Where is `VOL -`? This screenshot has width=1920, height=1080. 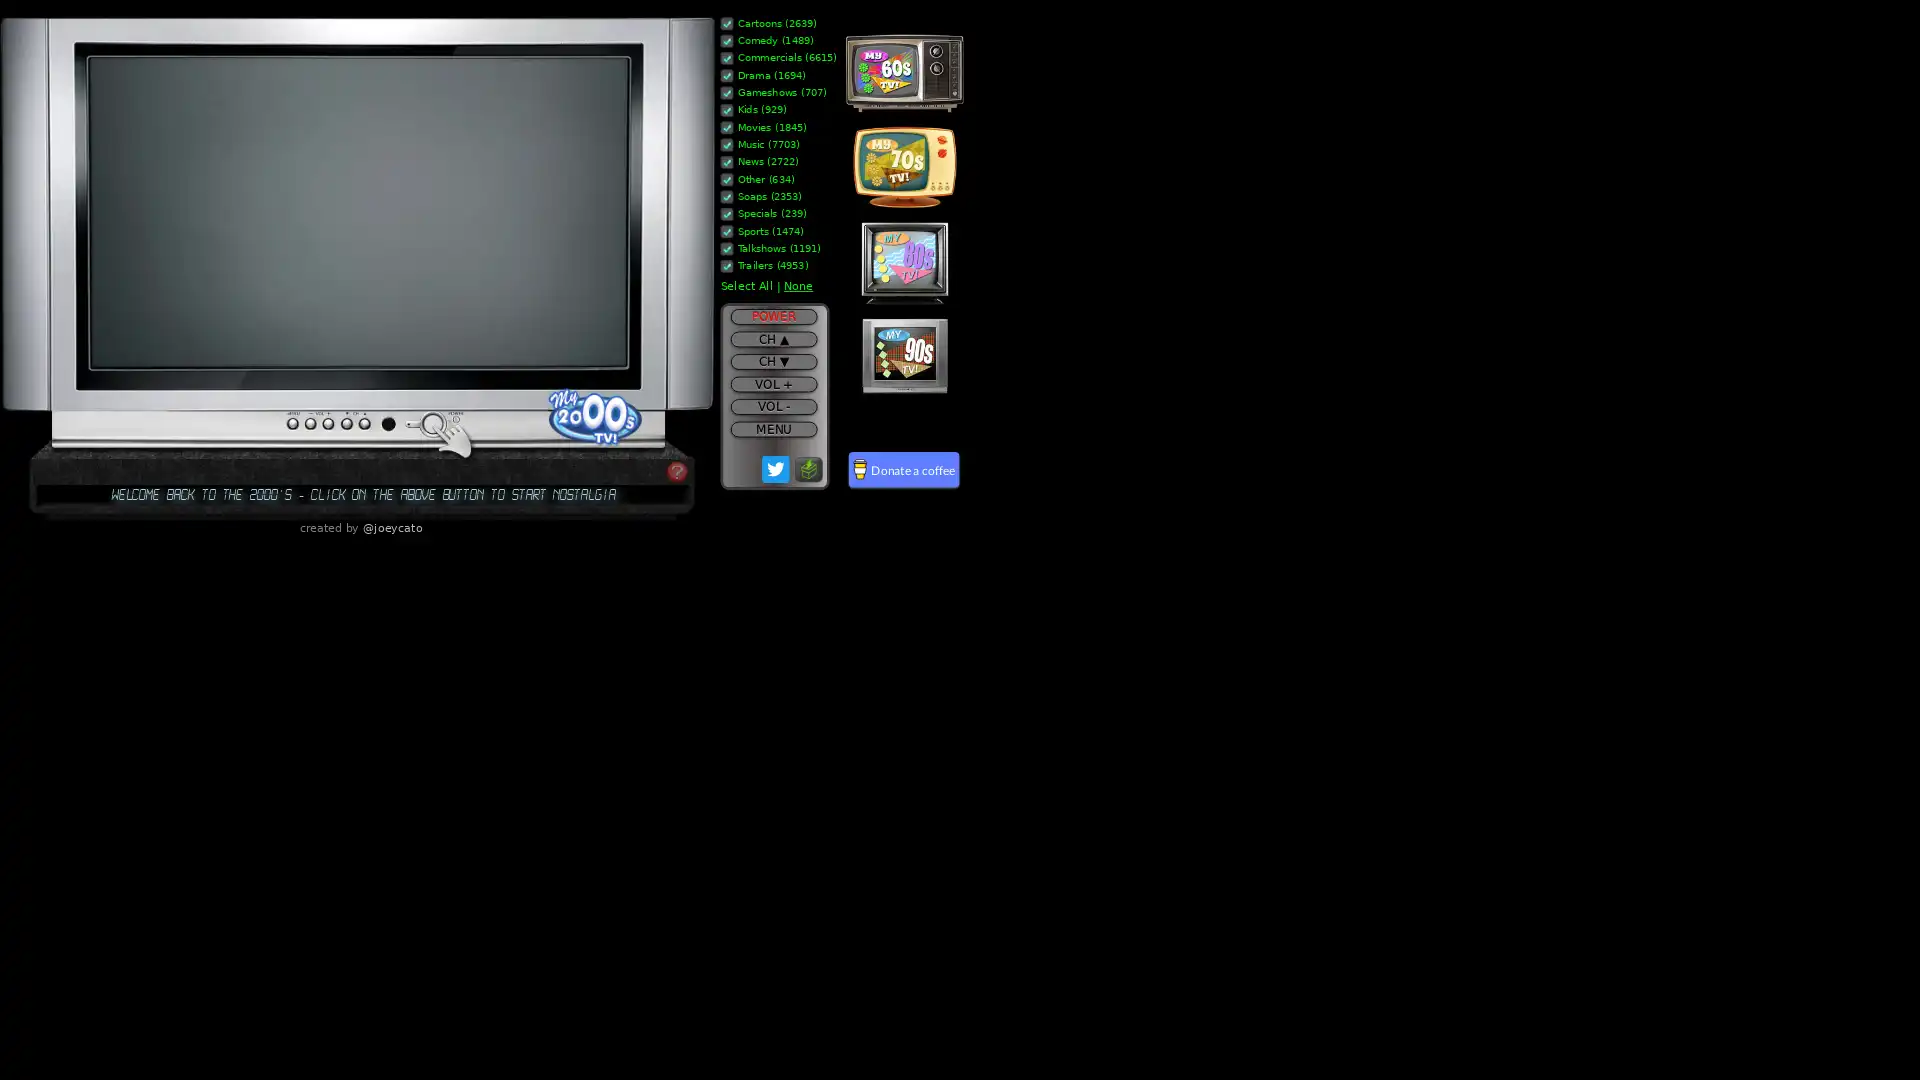 VOL - is located at coordinates (772, 405).